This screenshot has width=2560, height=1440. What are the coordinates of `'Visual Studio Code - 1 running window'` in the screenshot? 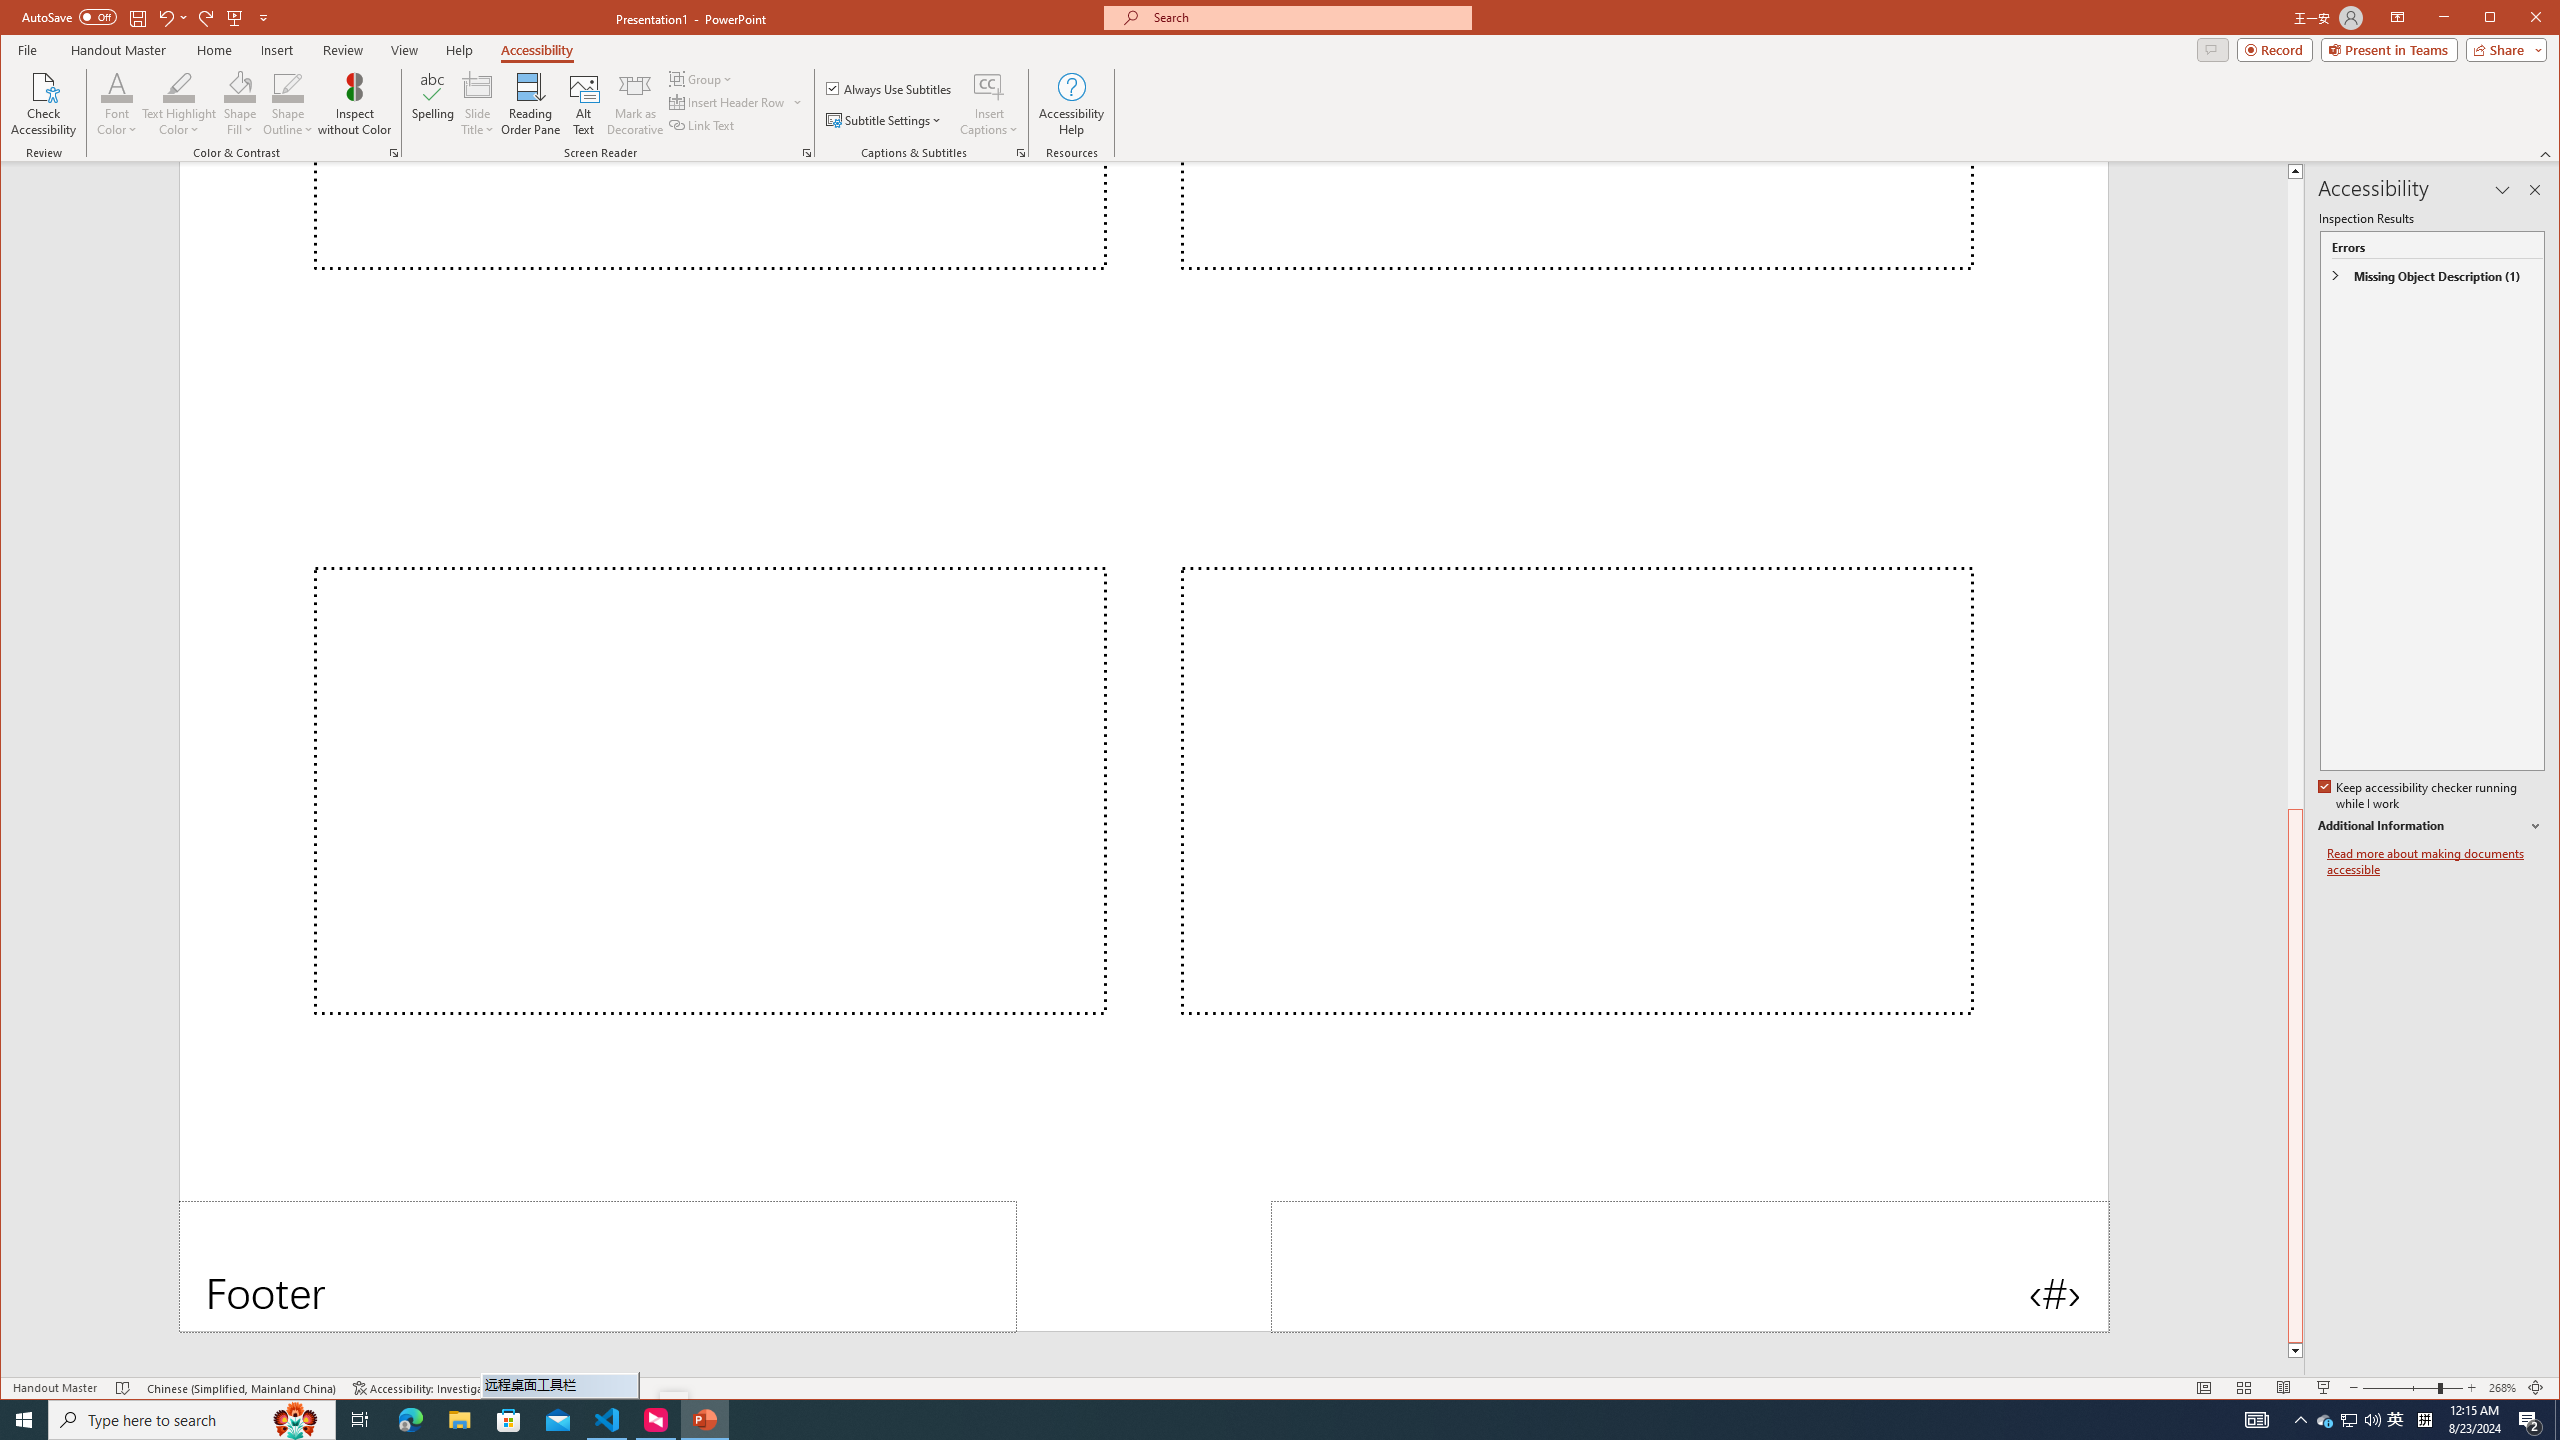 It's located at (607, 1418).